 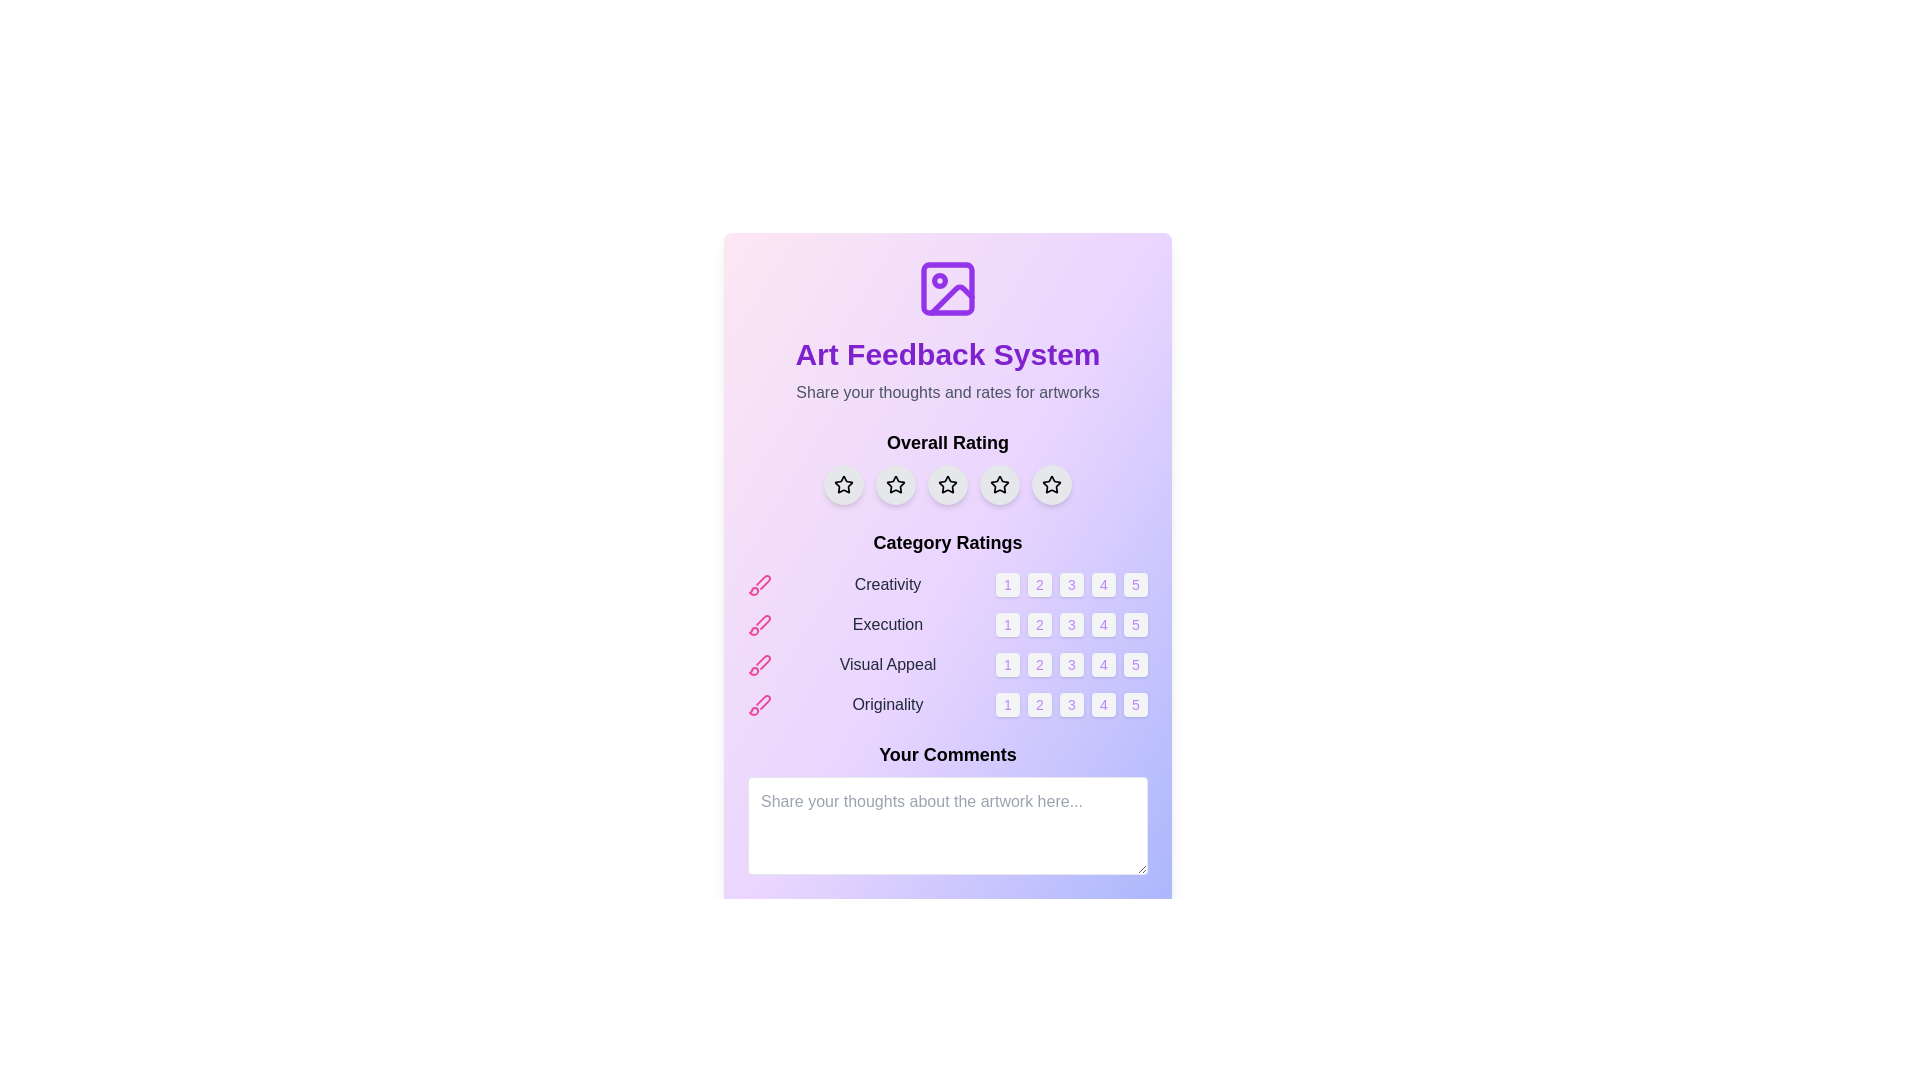 What do you see at coordinates (1070, 664) in the screenshot?
I see `the third button in the 'Visual Appeal' category ratings to observe visual feedback` at bounding box center [1070, 664].